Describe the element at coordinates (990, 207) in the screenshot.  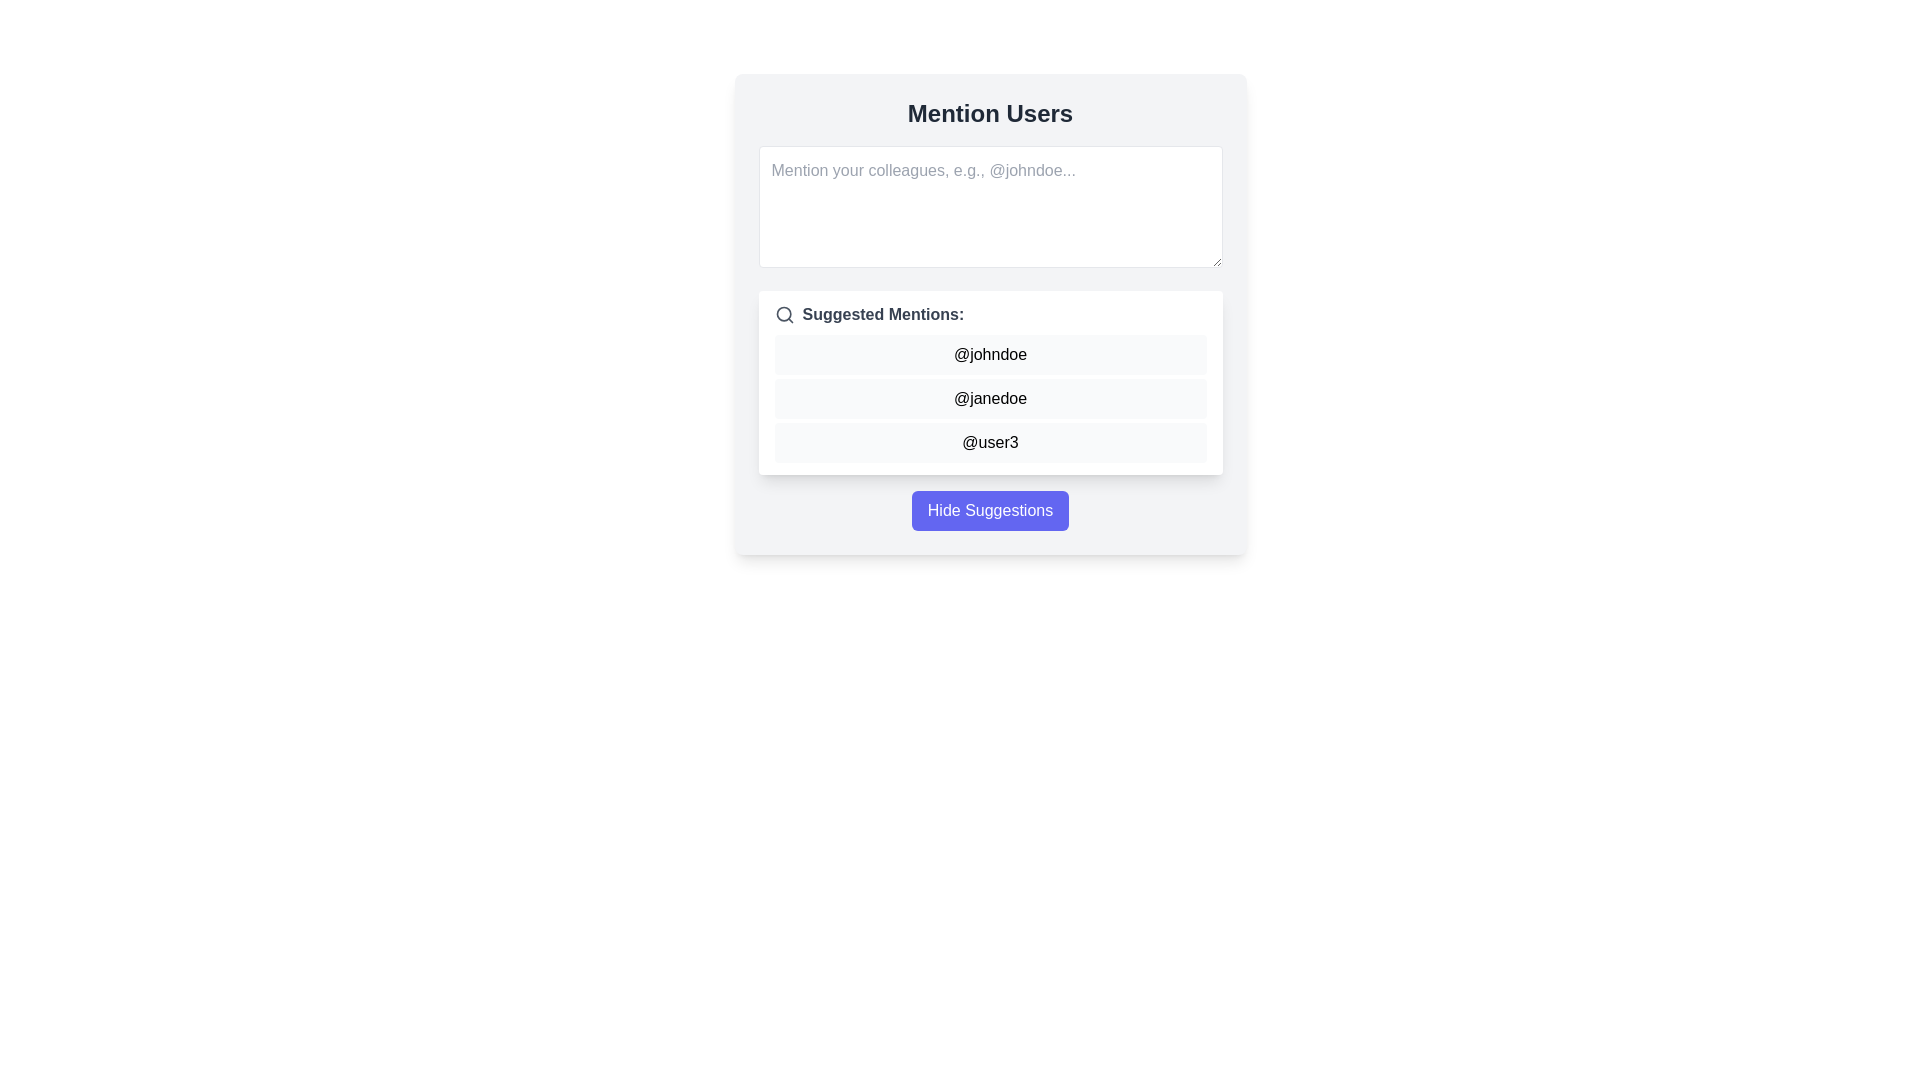
I see `inside the textarea with a white background and rounded corners that prompts users to mention colleagues, to focus on it` at that location.